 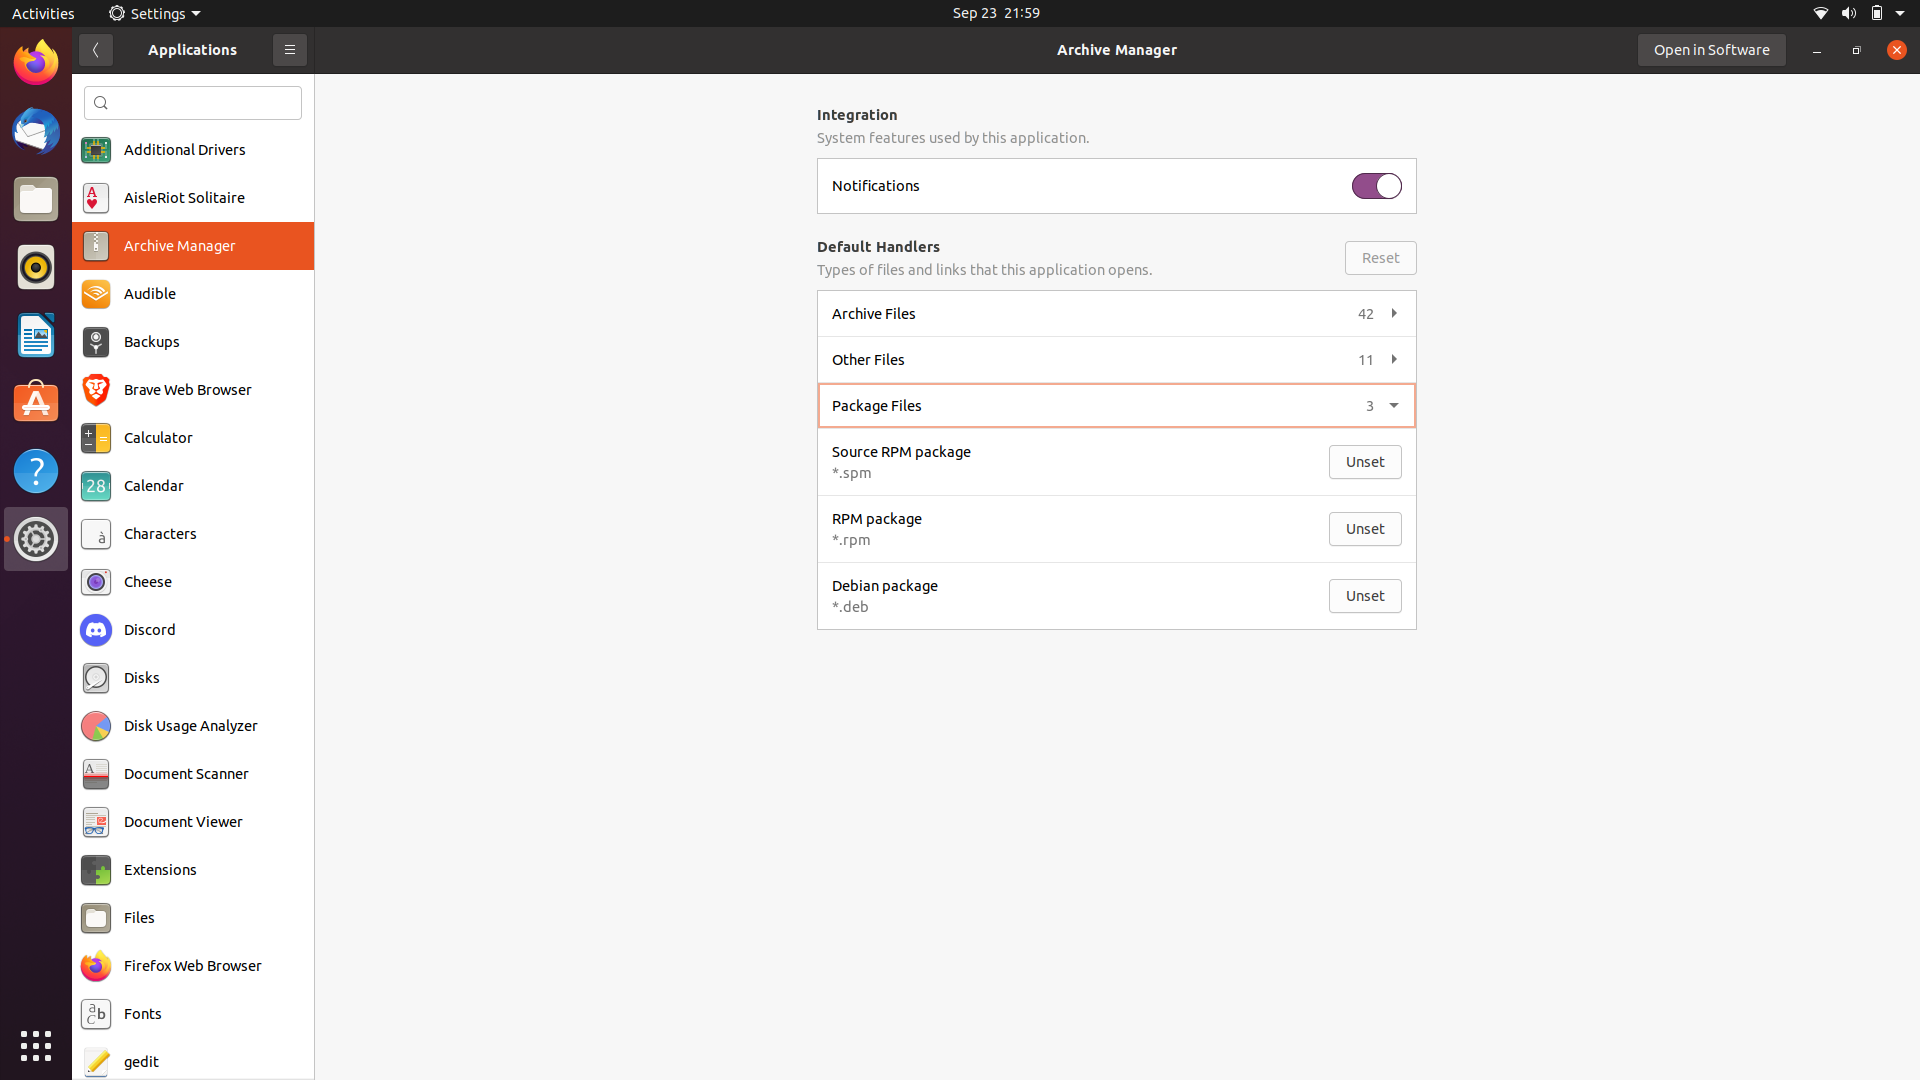 I want to click on Search for files in the search bar, so click(x=193, y=102).